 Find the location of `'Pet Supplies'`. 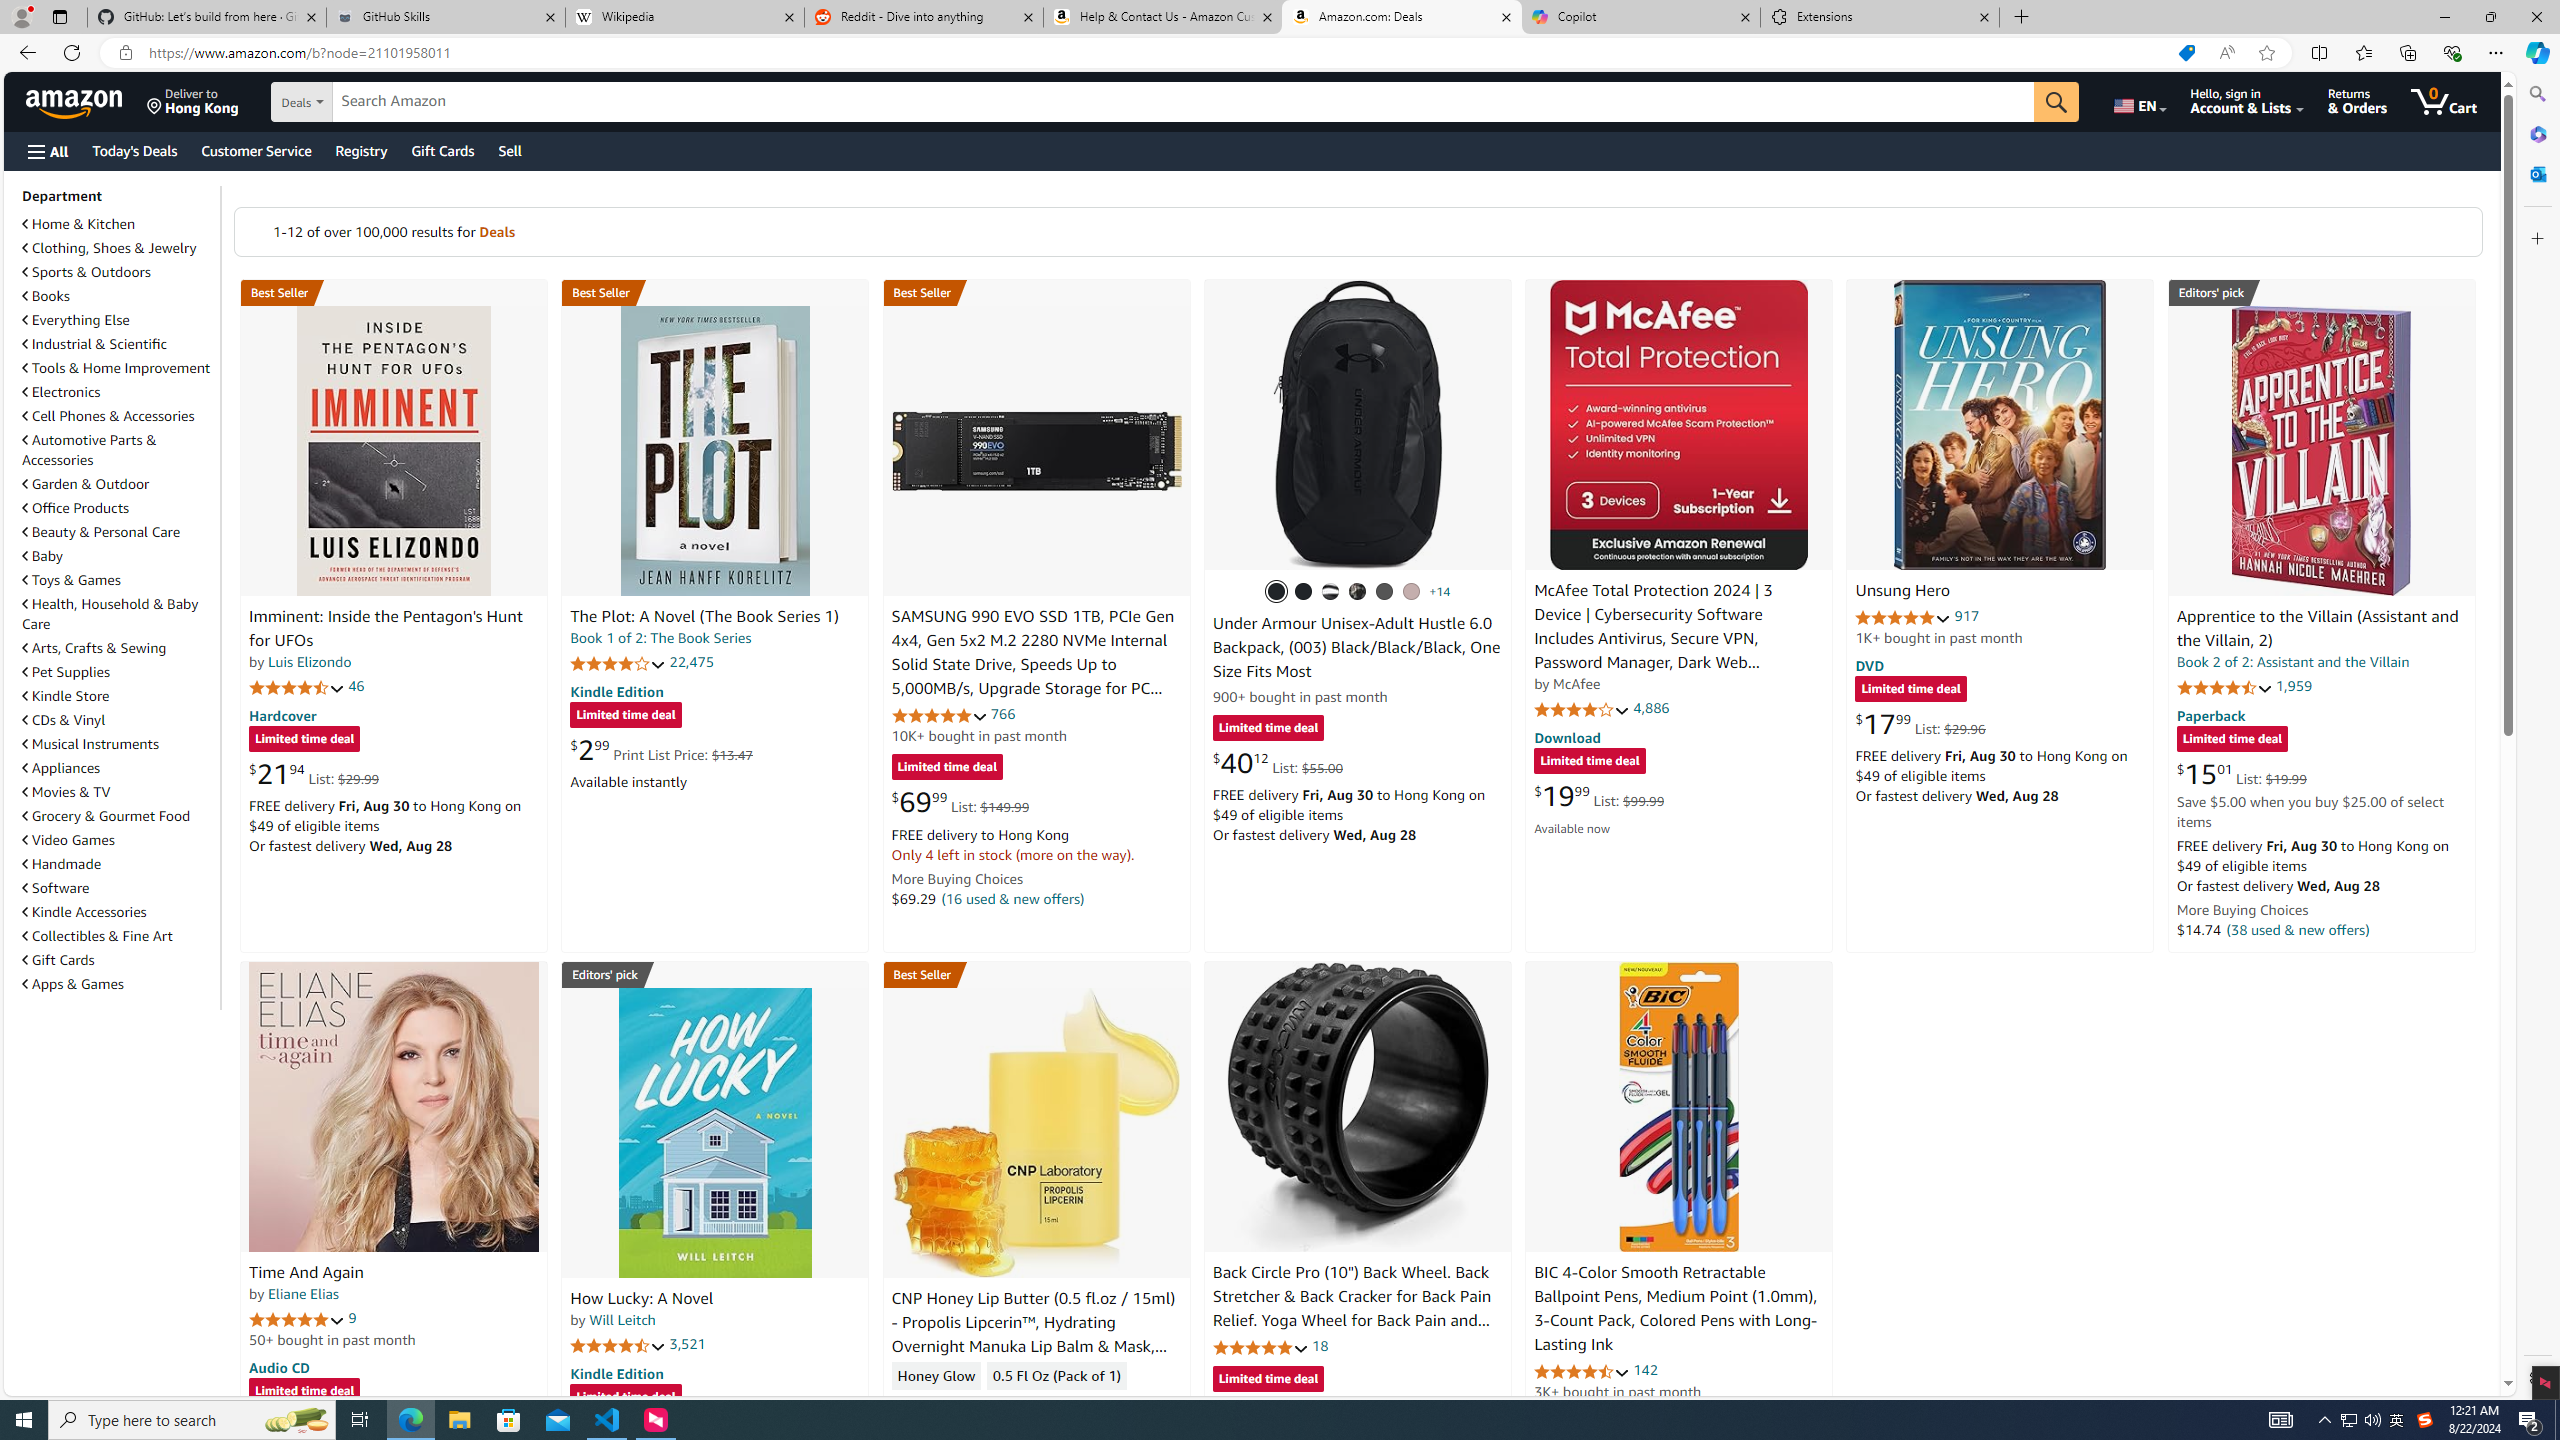

'Pet Supplies' is located at coordinates (65, 670).